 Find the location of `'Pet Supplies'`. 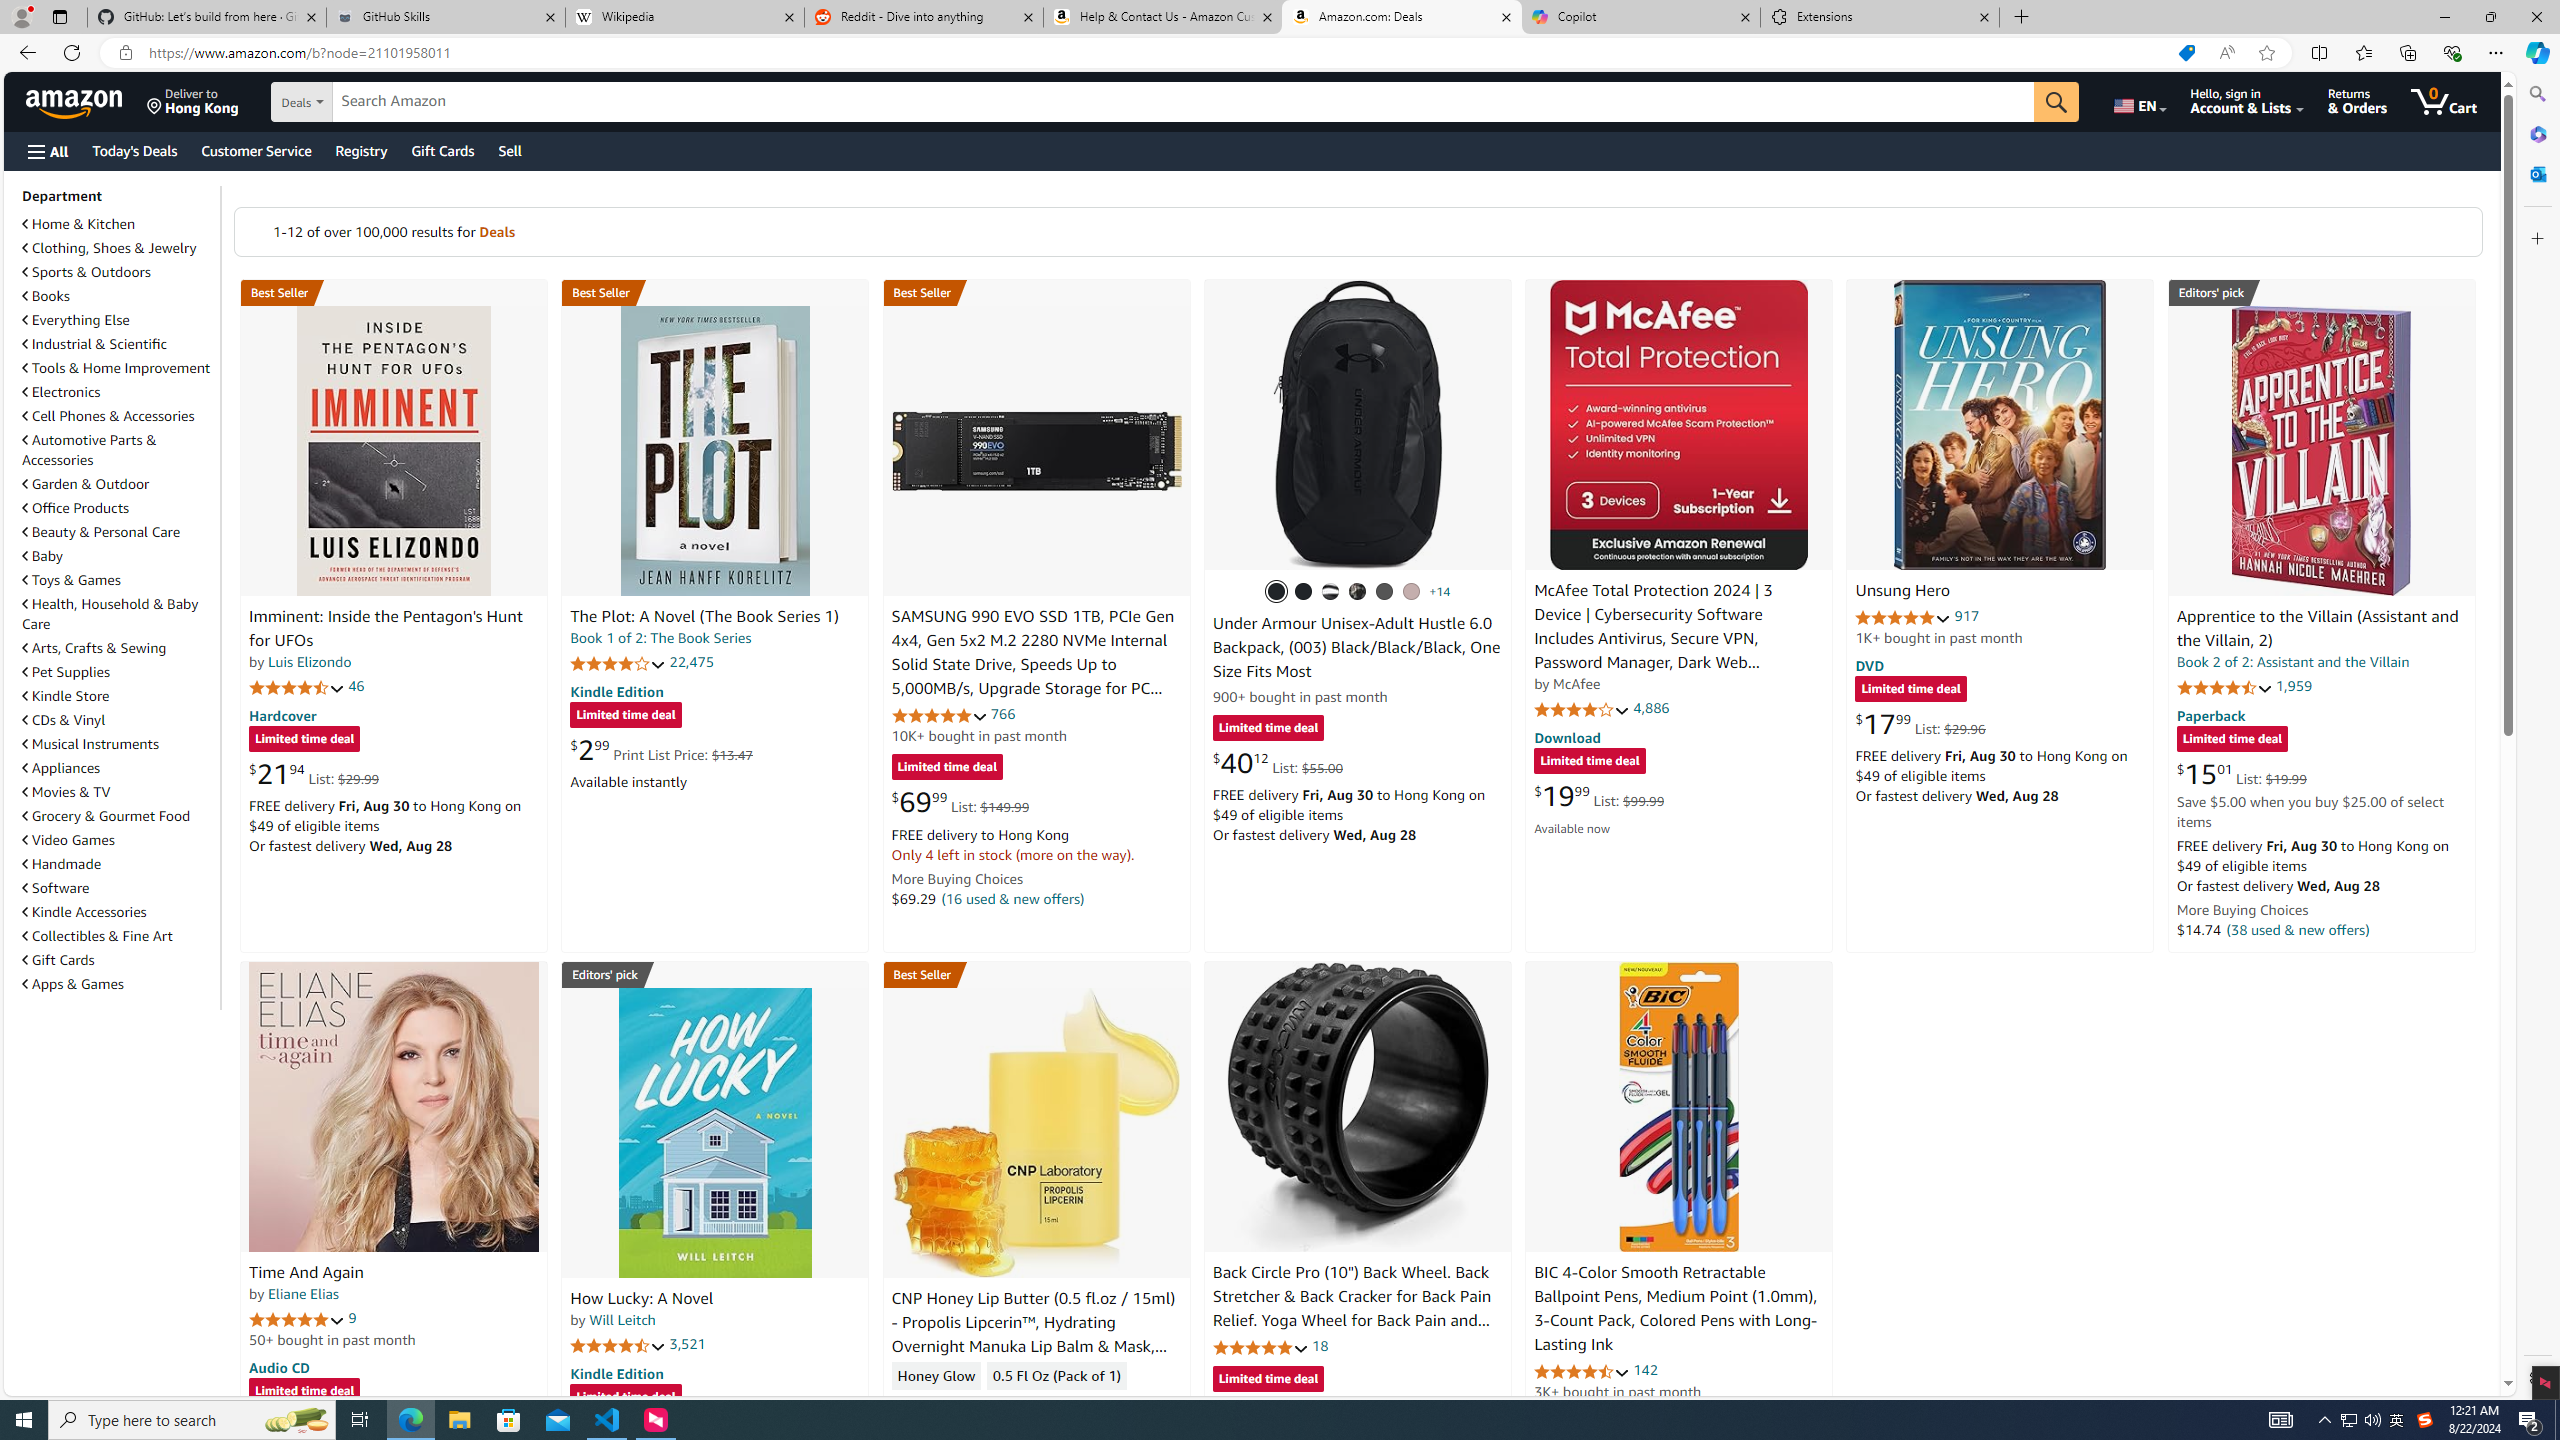

'Pet Supplies' is located at coordinates (65, 670).